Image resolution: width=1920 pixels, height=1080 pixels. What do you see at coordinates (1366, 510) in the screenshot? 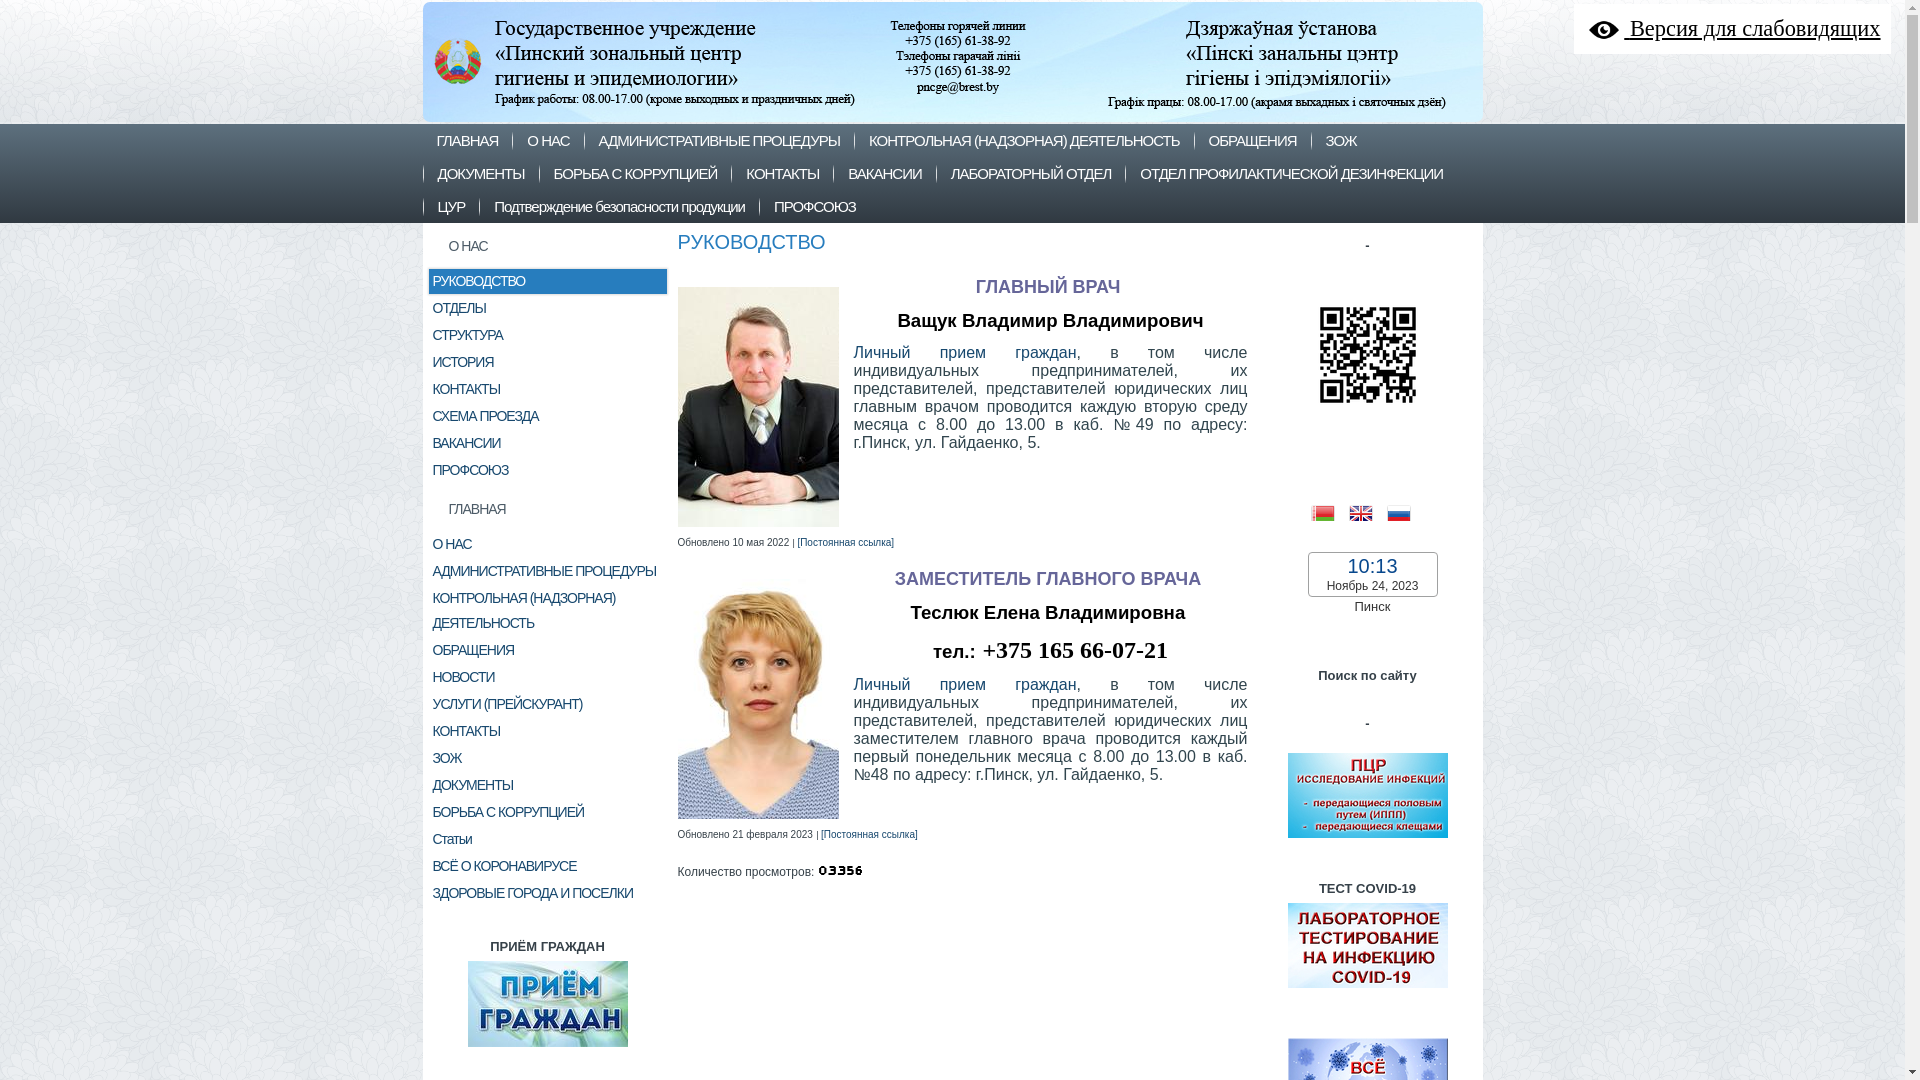
I see `'English'` at bounding box center [1366, 510].